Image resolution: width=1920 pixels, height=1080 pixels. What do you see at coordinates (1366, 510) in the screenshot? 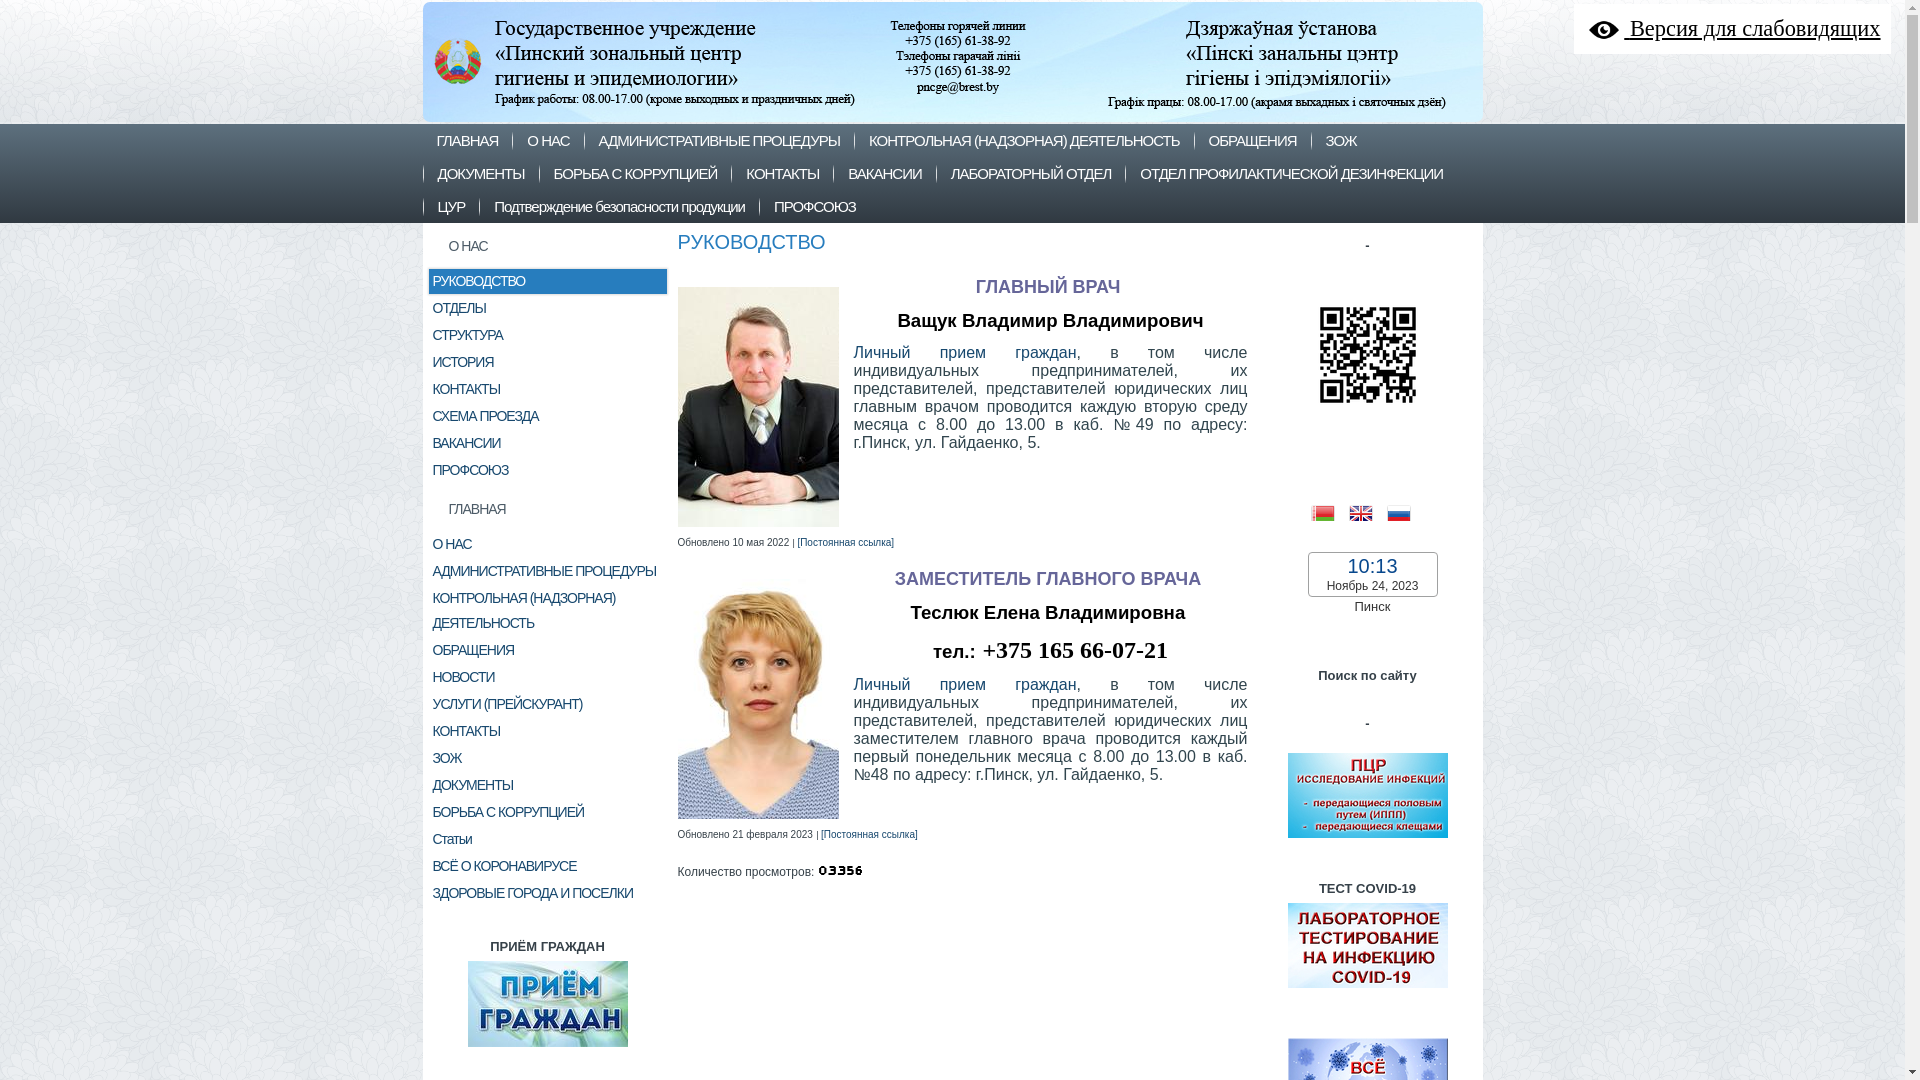
I see `'English'` at bounding box center [1366, 510].